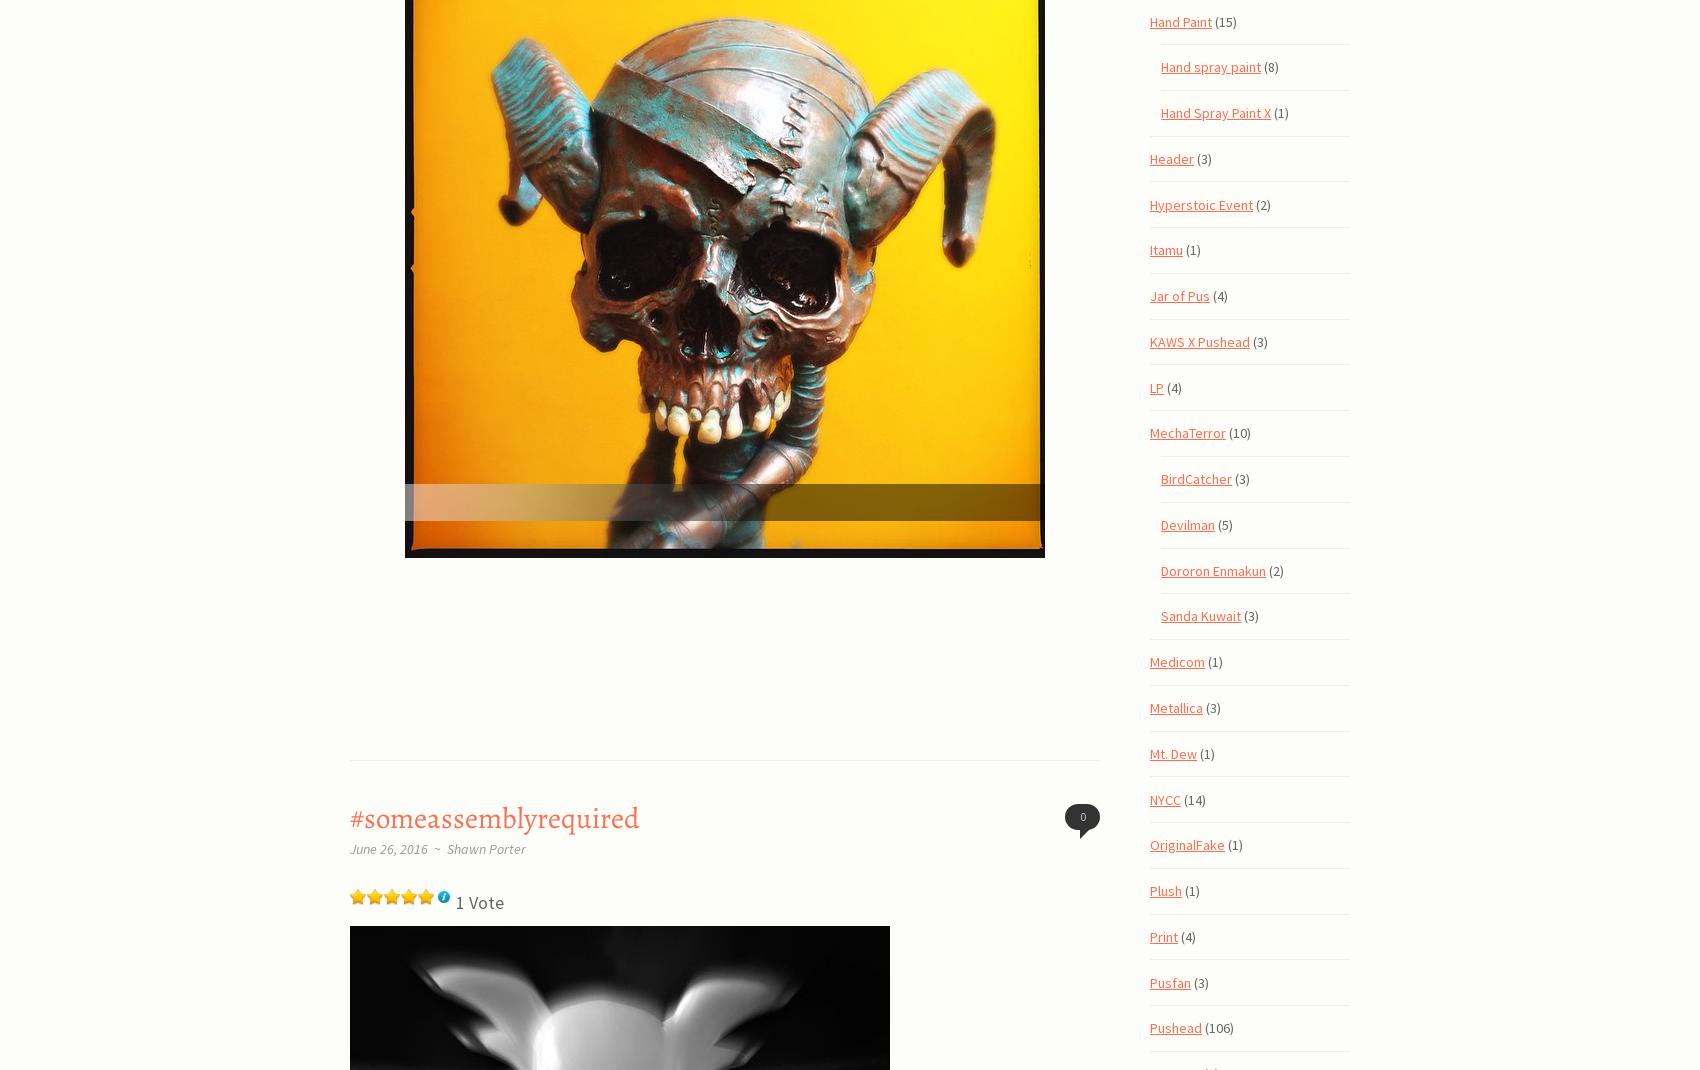  Describe the element at coordinates (438, 847) in the screenshot. I see `'~'` at that location.